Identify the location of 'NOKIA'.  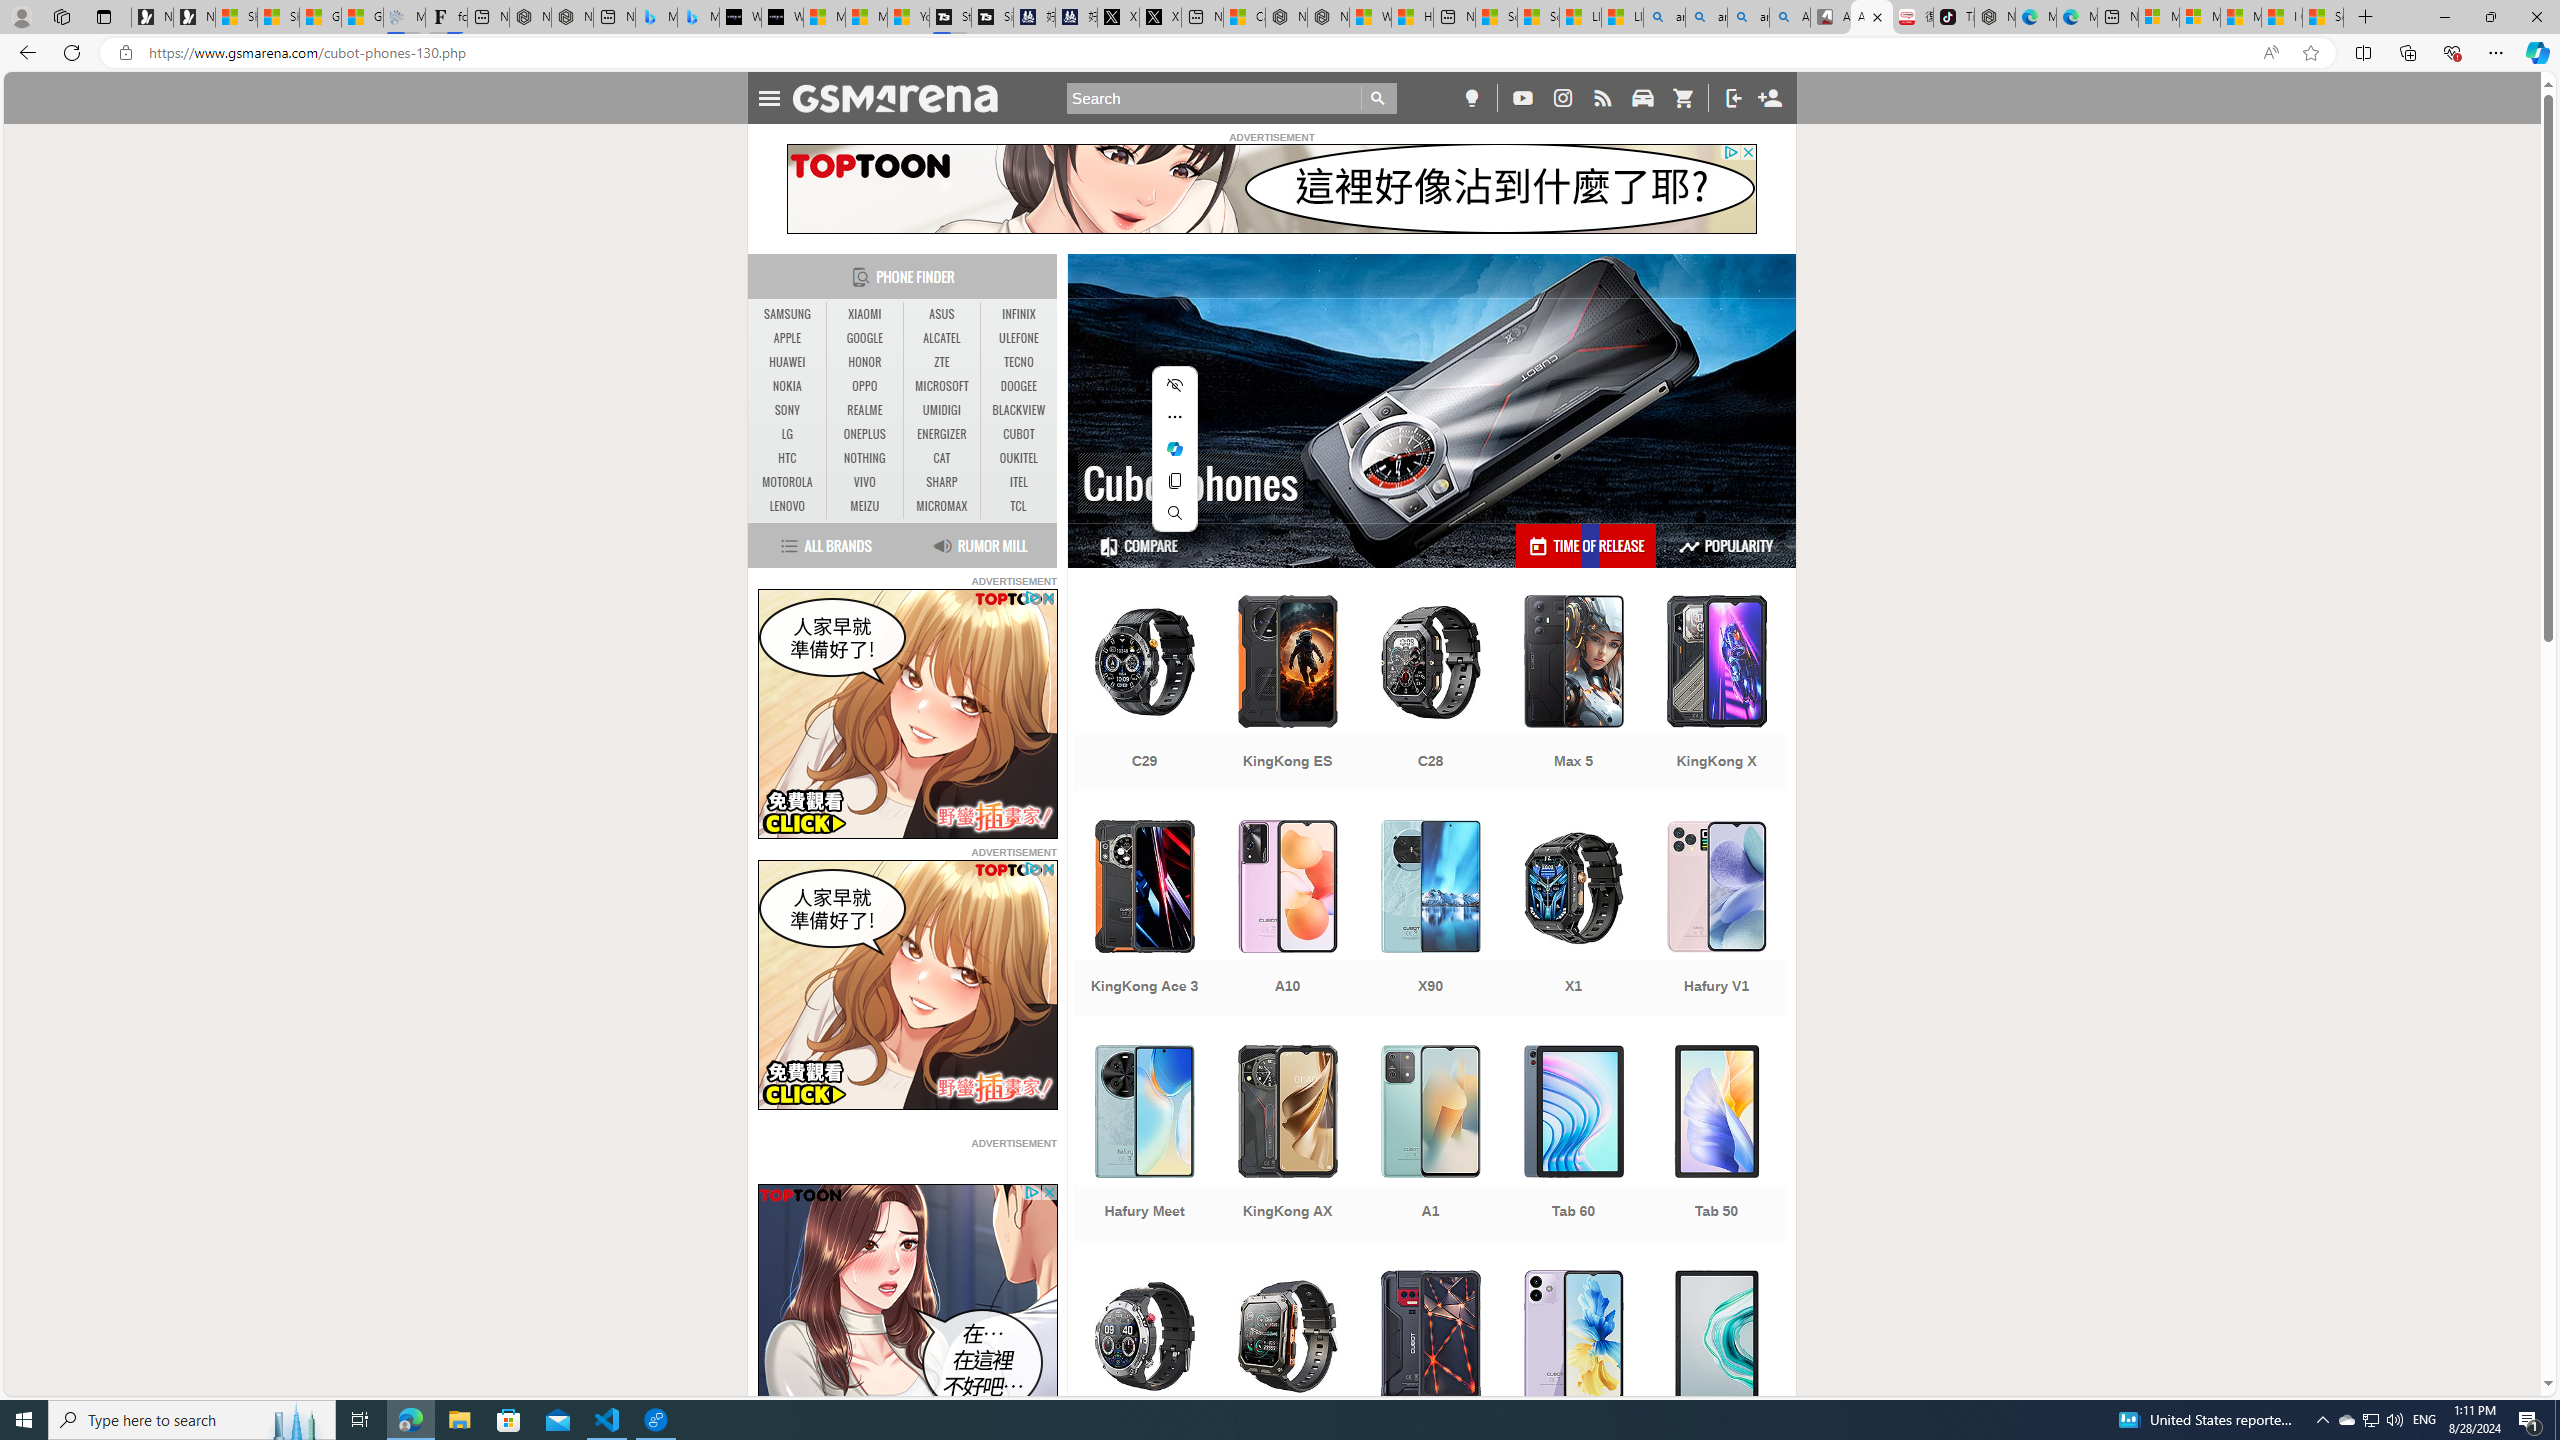
(787, 386).